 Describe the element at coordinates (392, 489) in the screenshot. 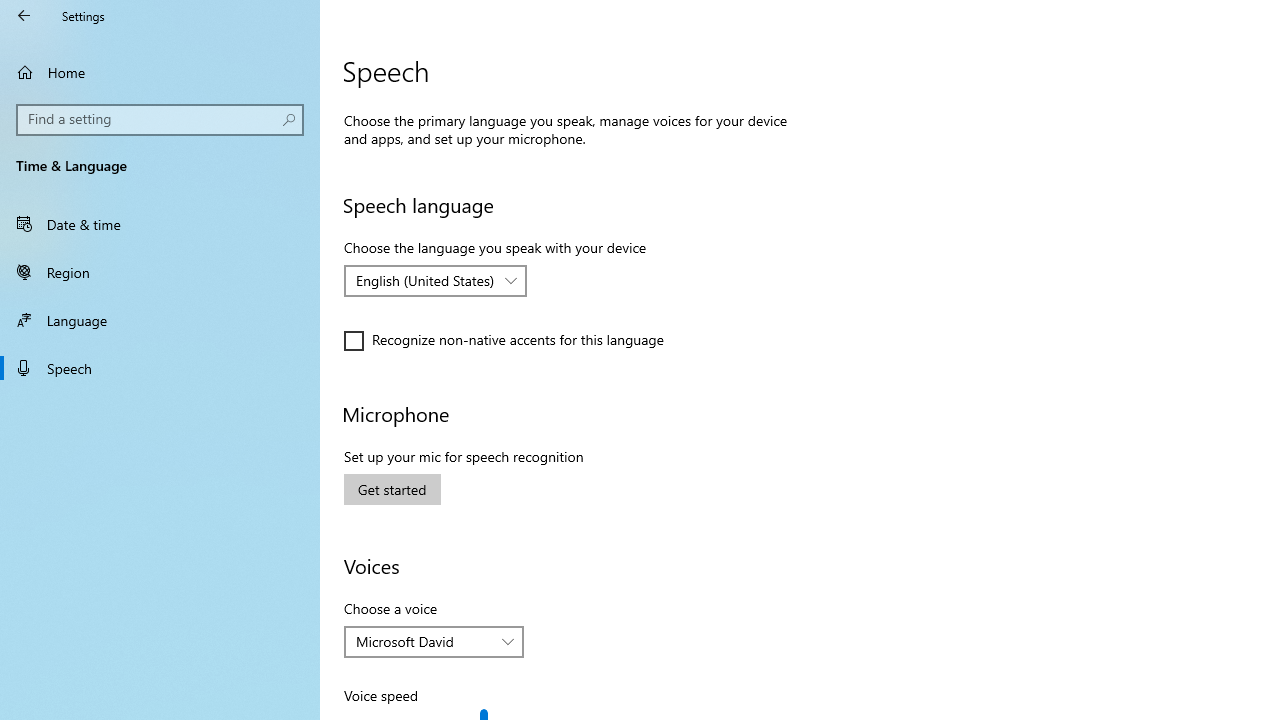

I see `'Get started'` at that location.